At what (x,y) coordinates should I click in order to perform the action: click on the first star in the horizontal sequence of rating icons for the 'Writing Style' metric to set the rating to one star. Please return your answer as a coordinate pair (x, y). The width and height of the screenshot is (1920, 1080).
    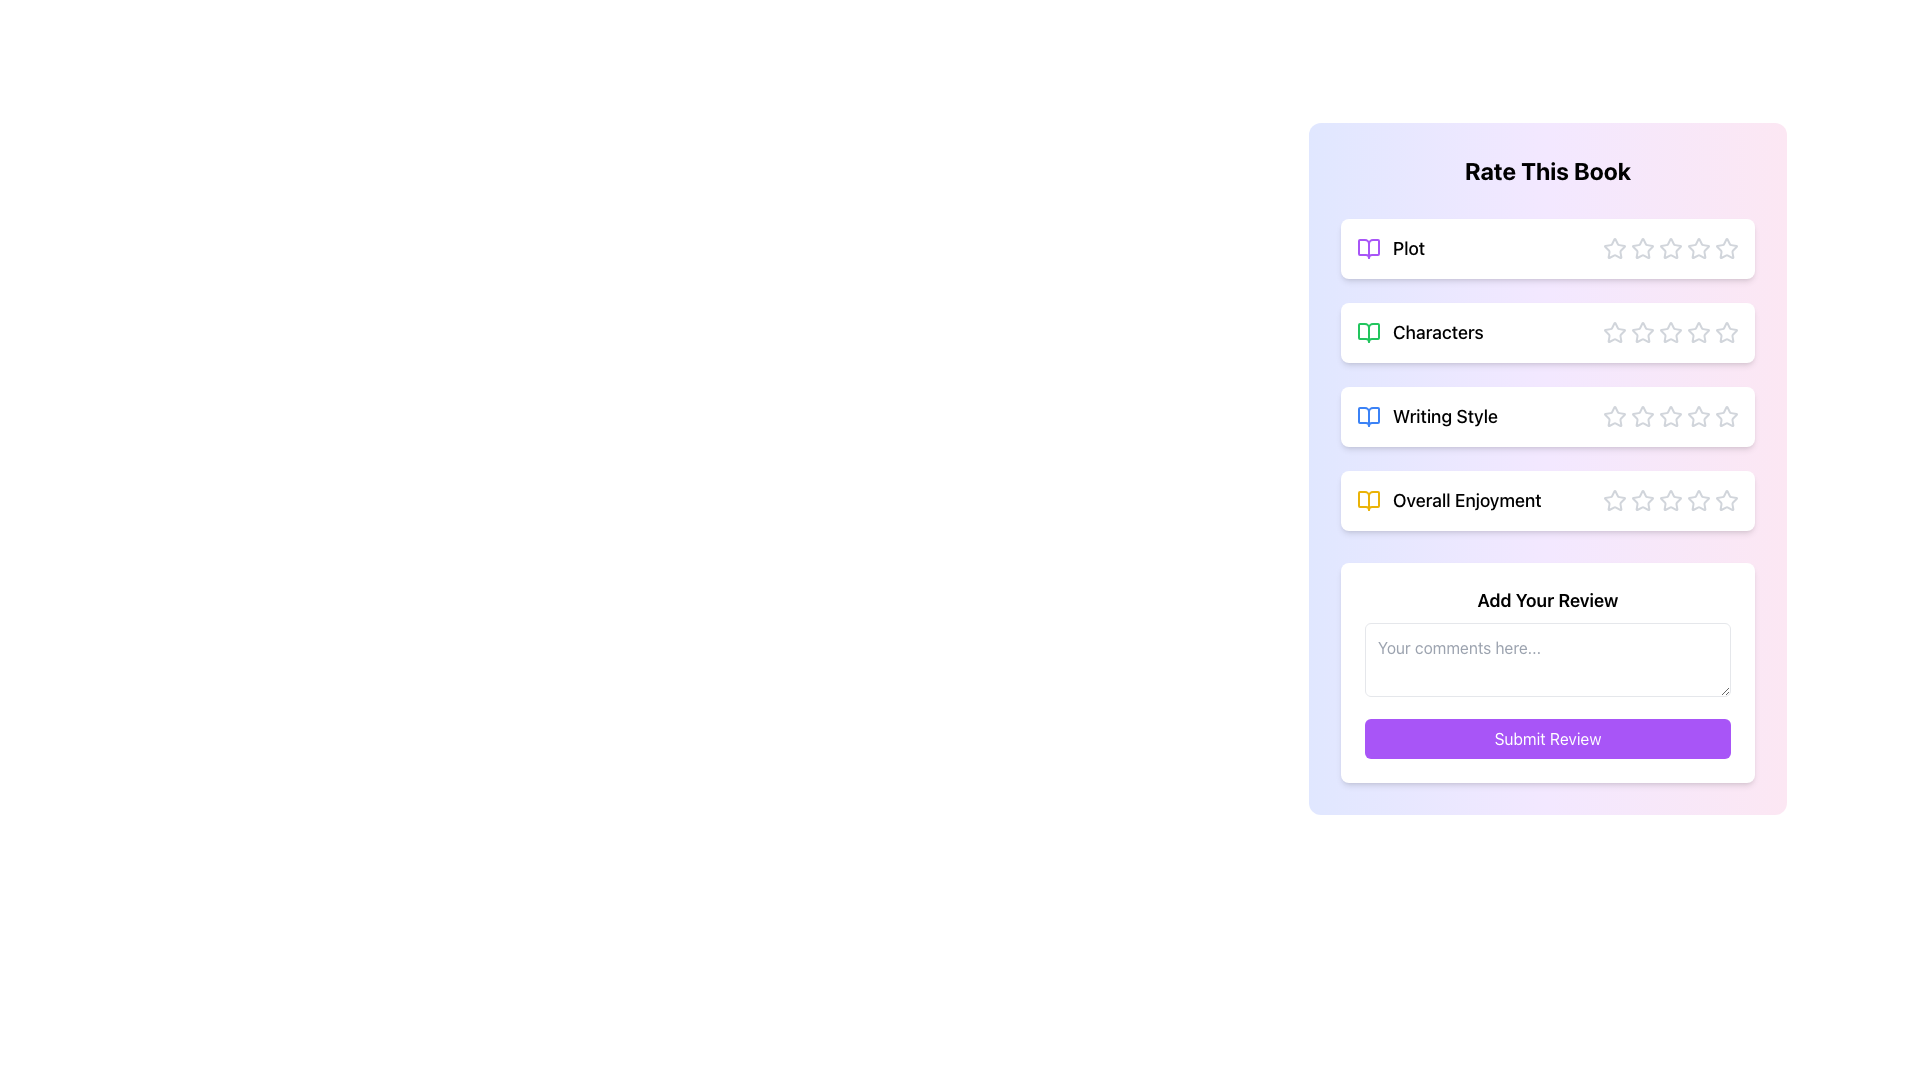
    Looking at the image, I should click on (1614, 415).